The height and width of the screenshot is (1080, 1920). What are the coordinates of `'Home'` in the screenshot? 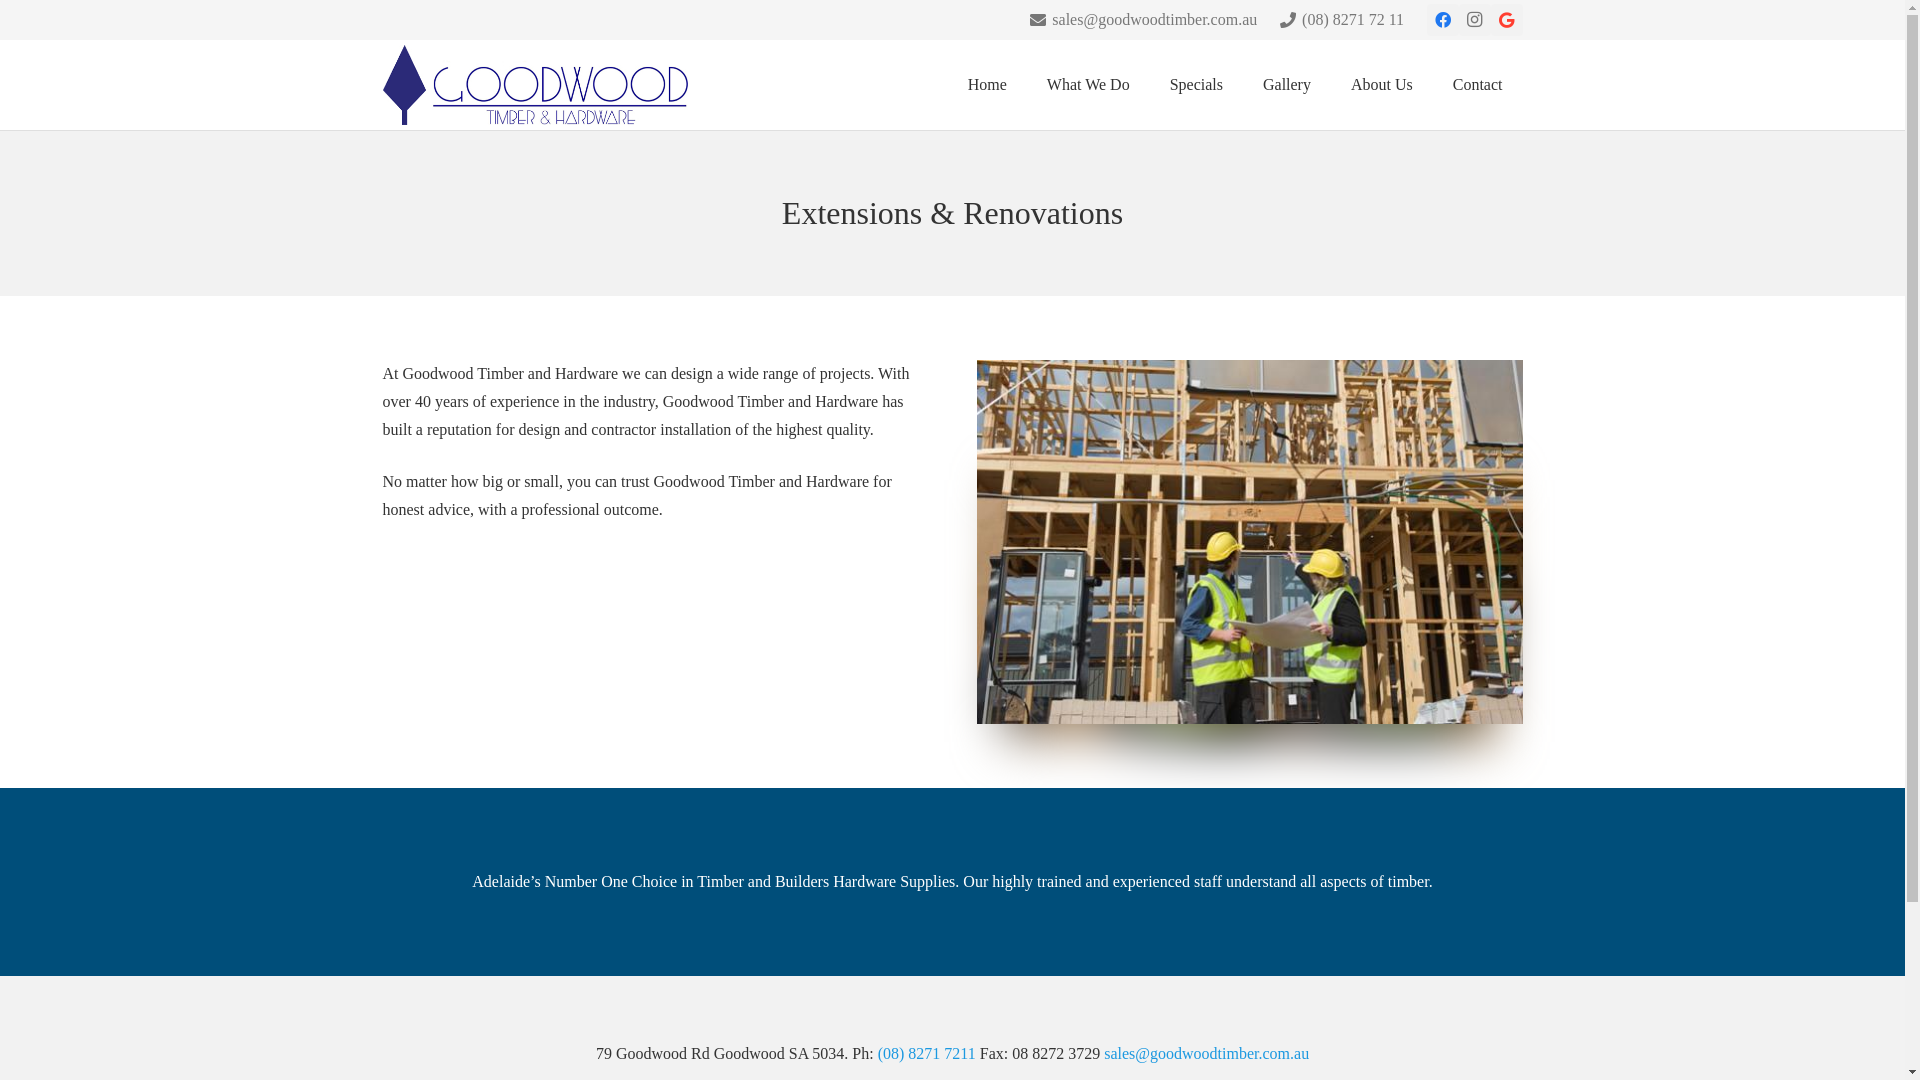 It's located at (987, 83).